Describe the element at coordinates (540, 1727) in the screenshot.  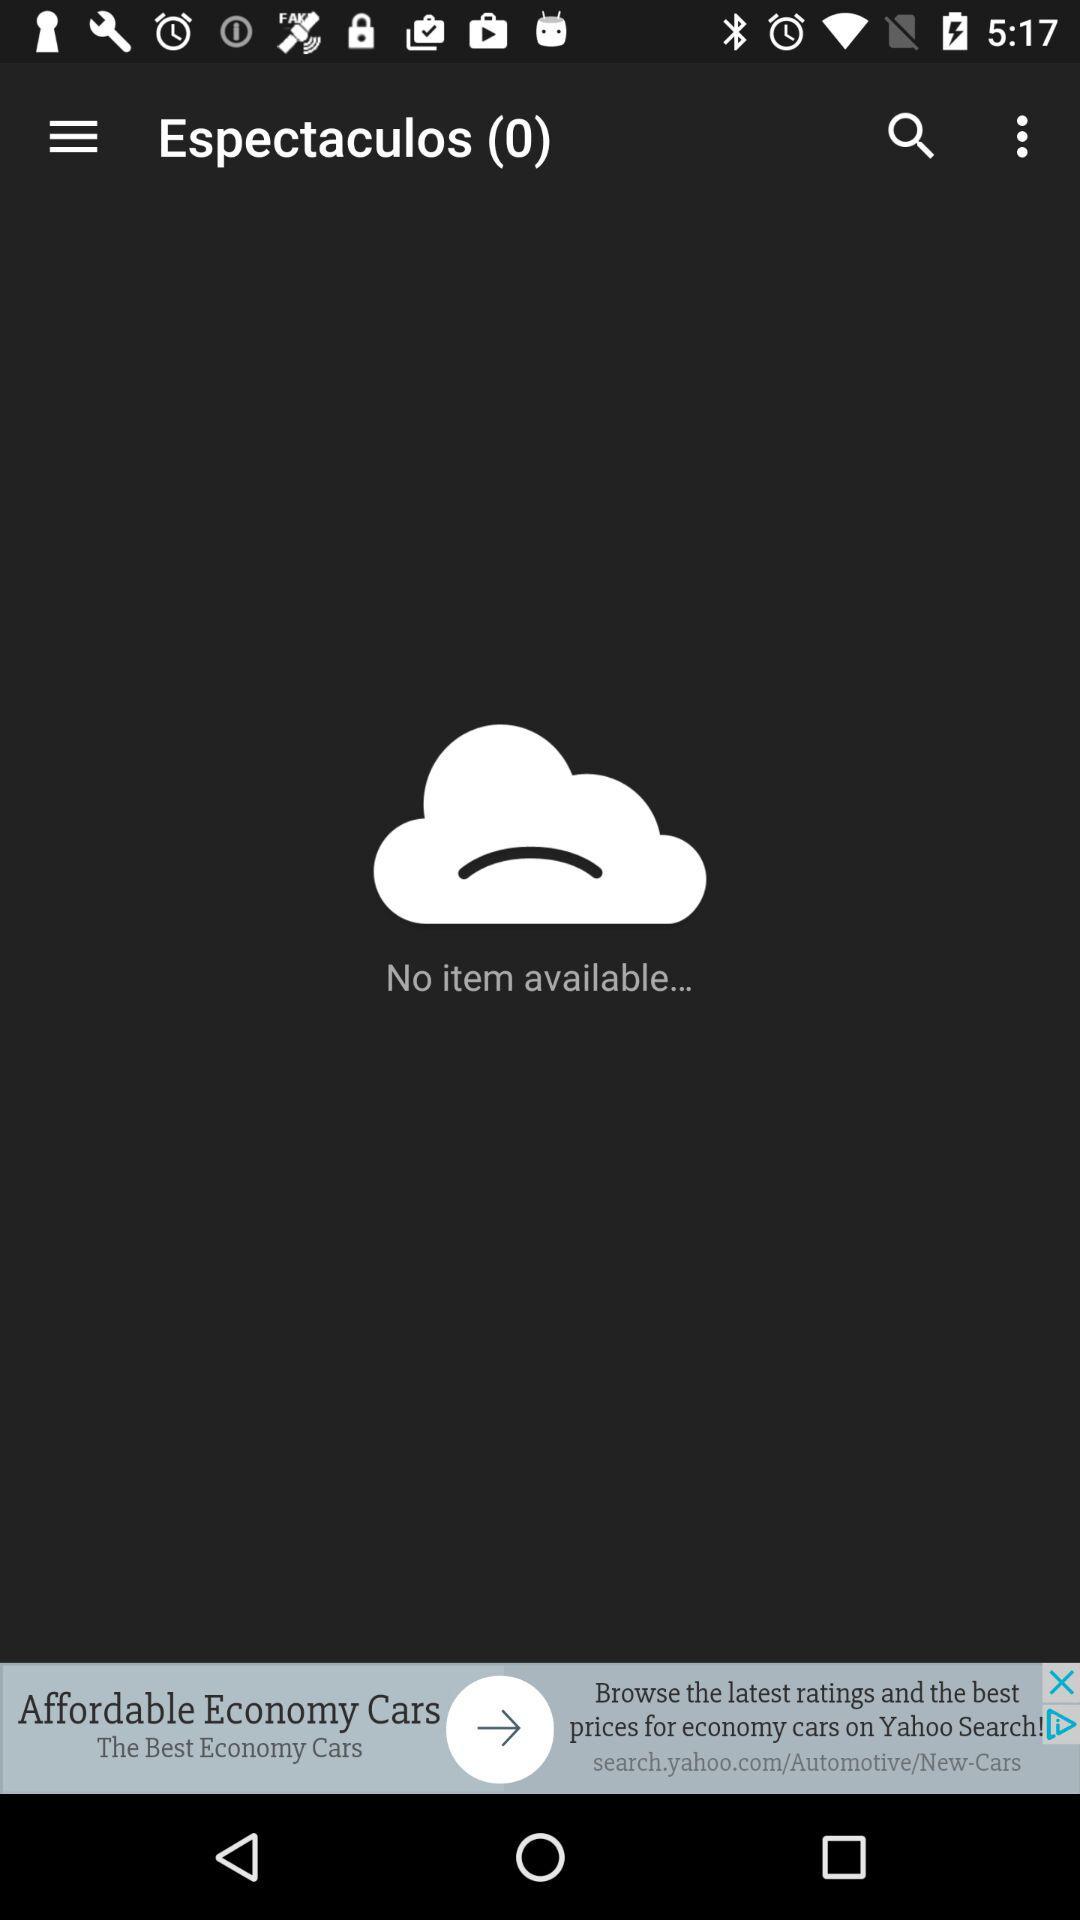
I see `advertisement` at that location.